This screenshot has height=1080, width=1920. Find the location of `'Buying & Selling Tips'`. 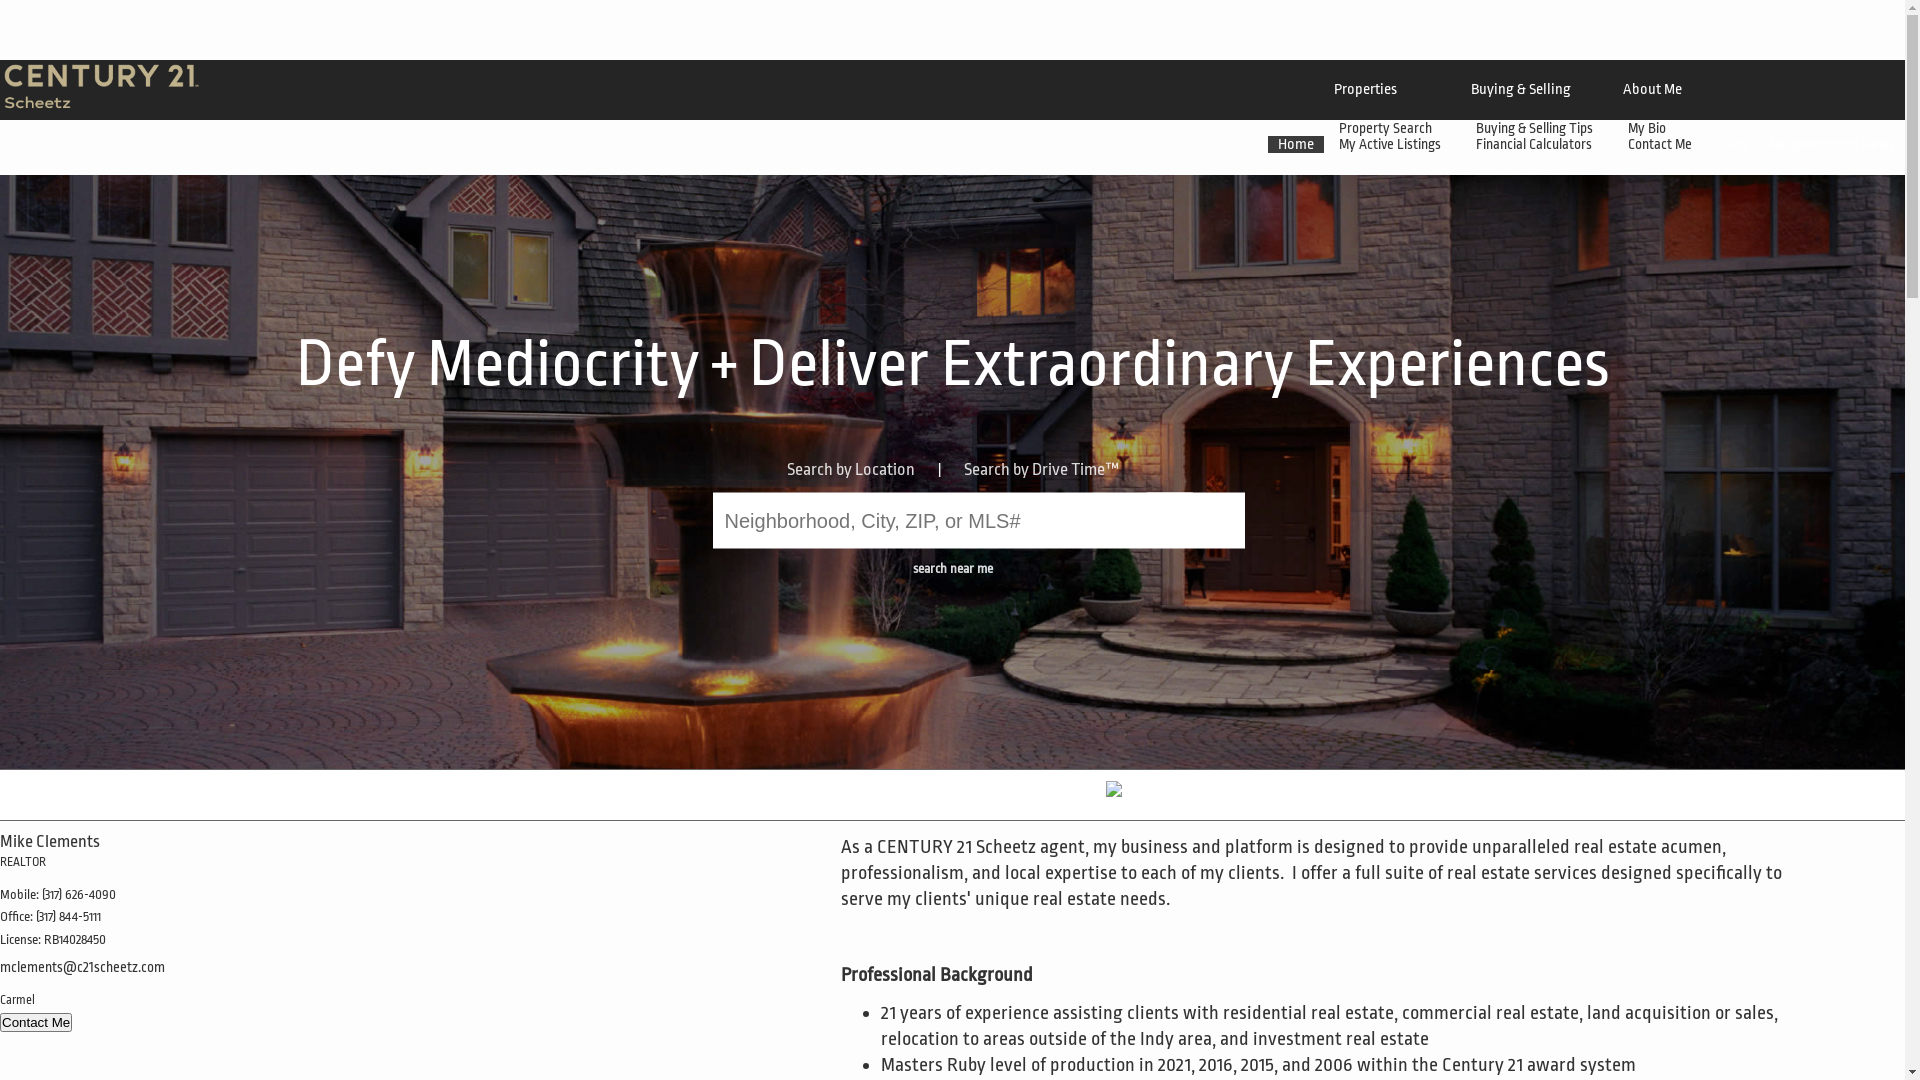

'Buying & Selling Tips' is located at coordinates (1535, 127).